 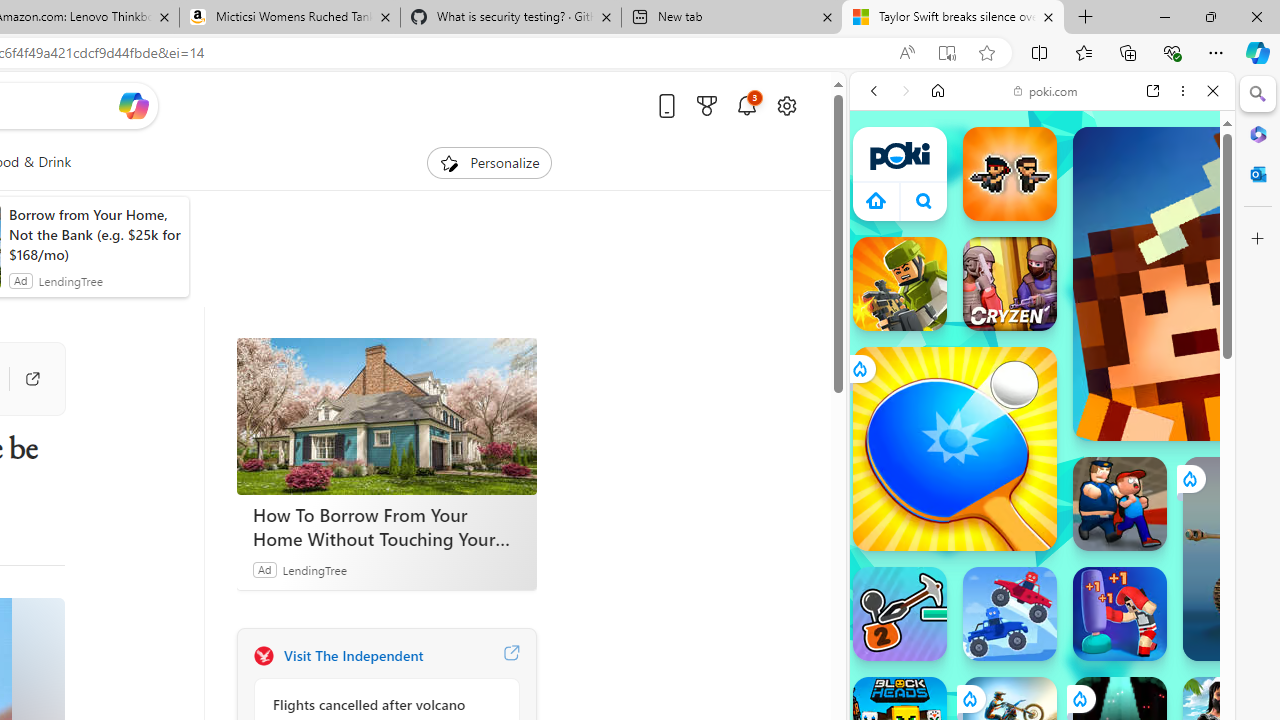 I want to click on 'Zombie Rush Zombie Rush', so click(x=1009, y=172).